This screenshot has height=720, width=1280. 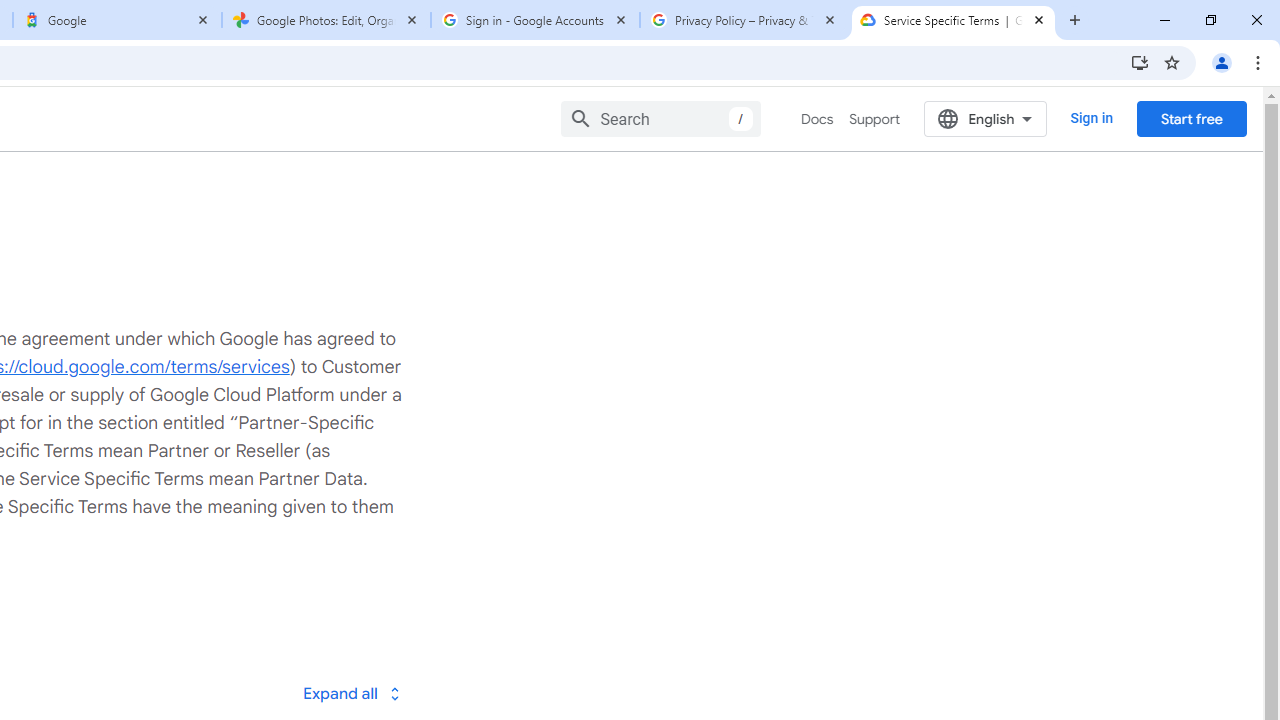 What do you see at coordinates (1191, 118) in the screenshot?
I see `'Start free'` at bounding box center [1191, 118].